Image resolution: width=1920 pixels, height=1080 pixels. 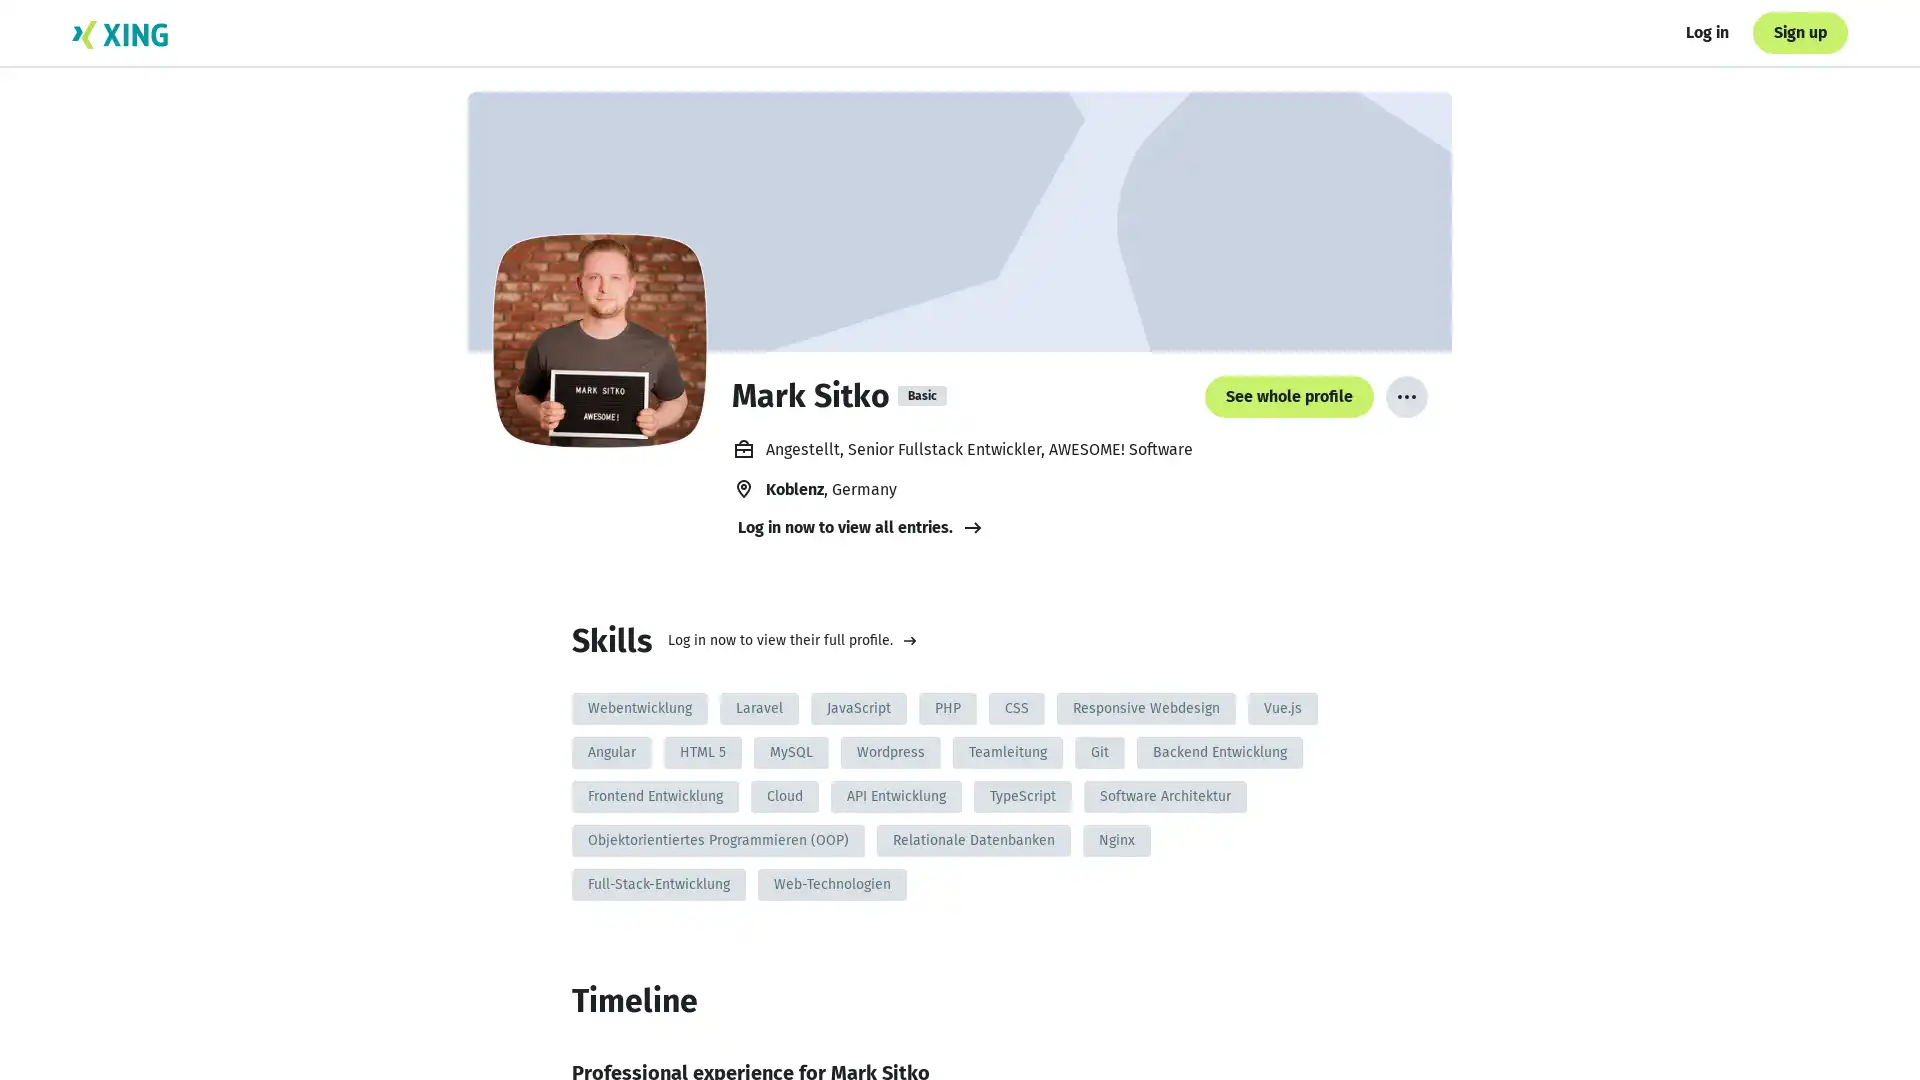 I want to click on See whole profile, so click(x=1366, y=1022).